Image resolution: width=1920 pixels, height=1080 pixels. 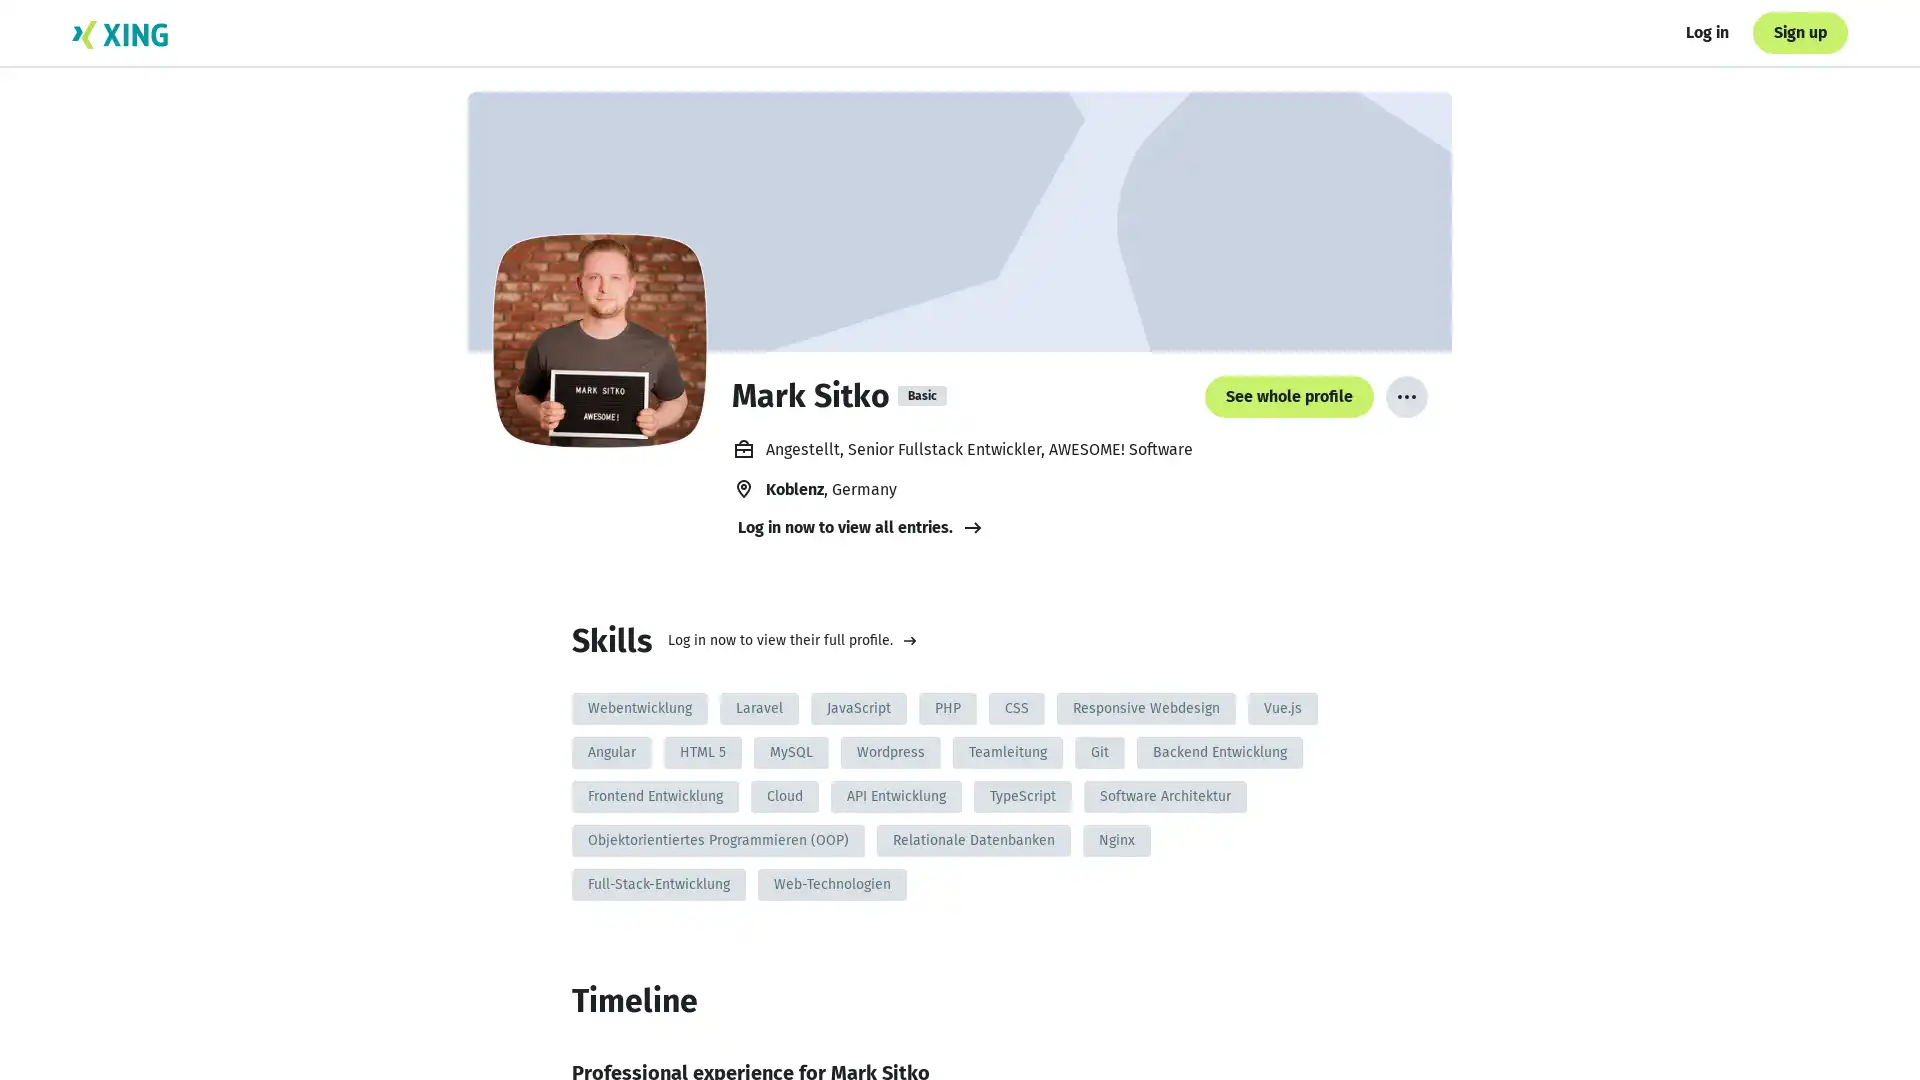 I want to click on See whole profile, so click(x=1366, y=1022).